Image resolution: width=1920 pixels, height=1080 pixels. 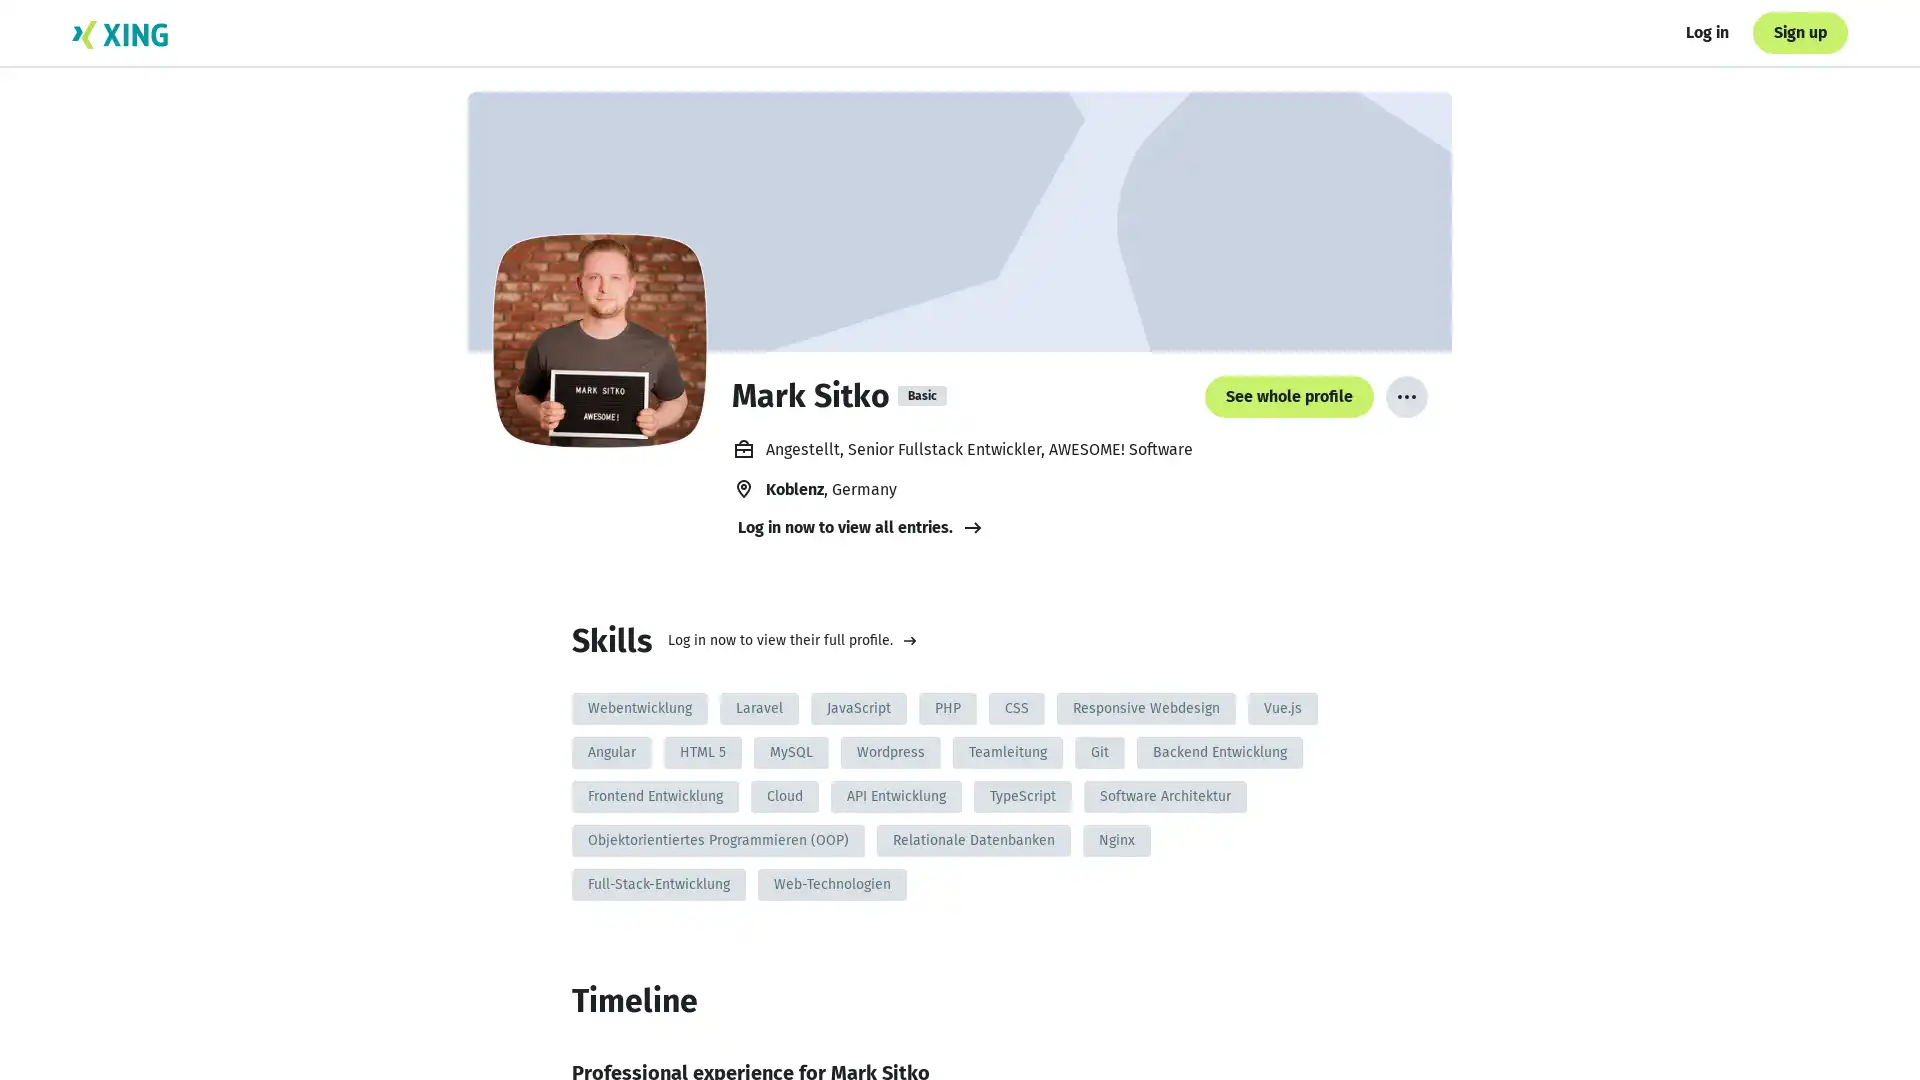 I want to click on See whole profile, so click(x=1366, y=1022).